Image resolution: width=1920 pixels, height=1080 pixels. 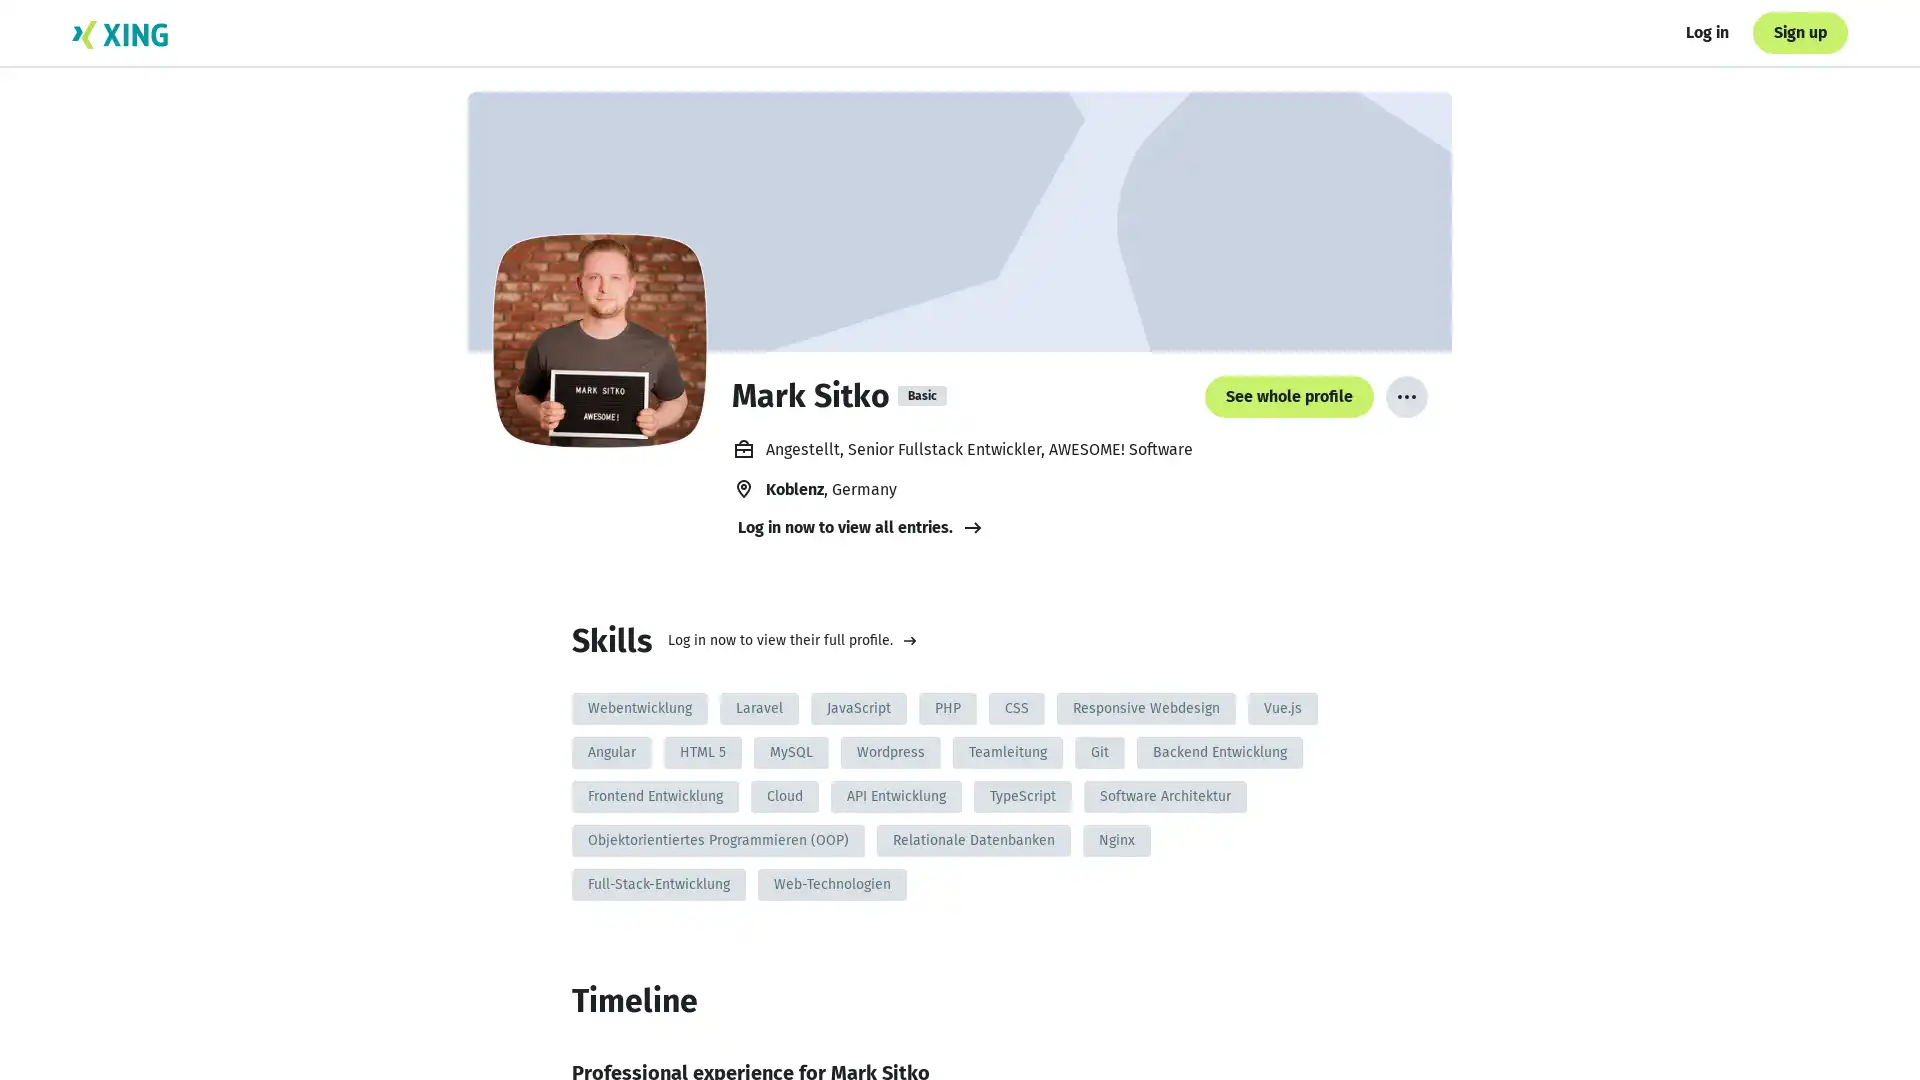 I want to click on See whole profile, so click(x=1366, y=1022).